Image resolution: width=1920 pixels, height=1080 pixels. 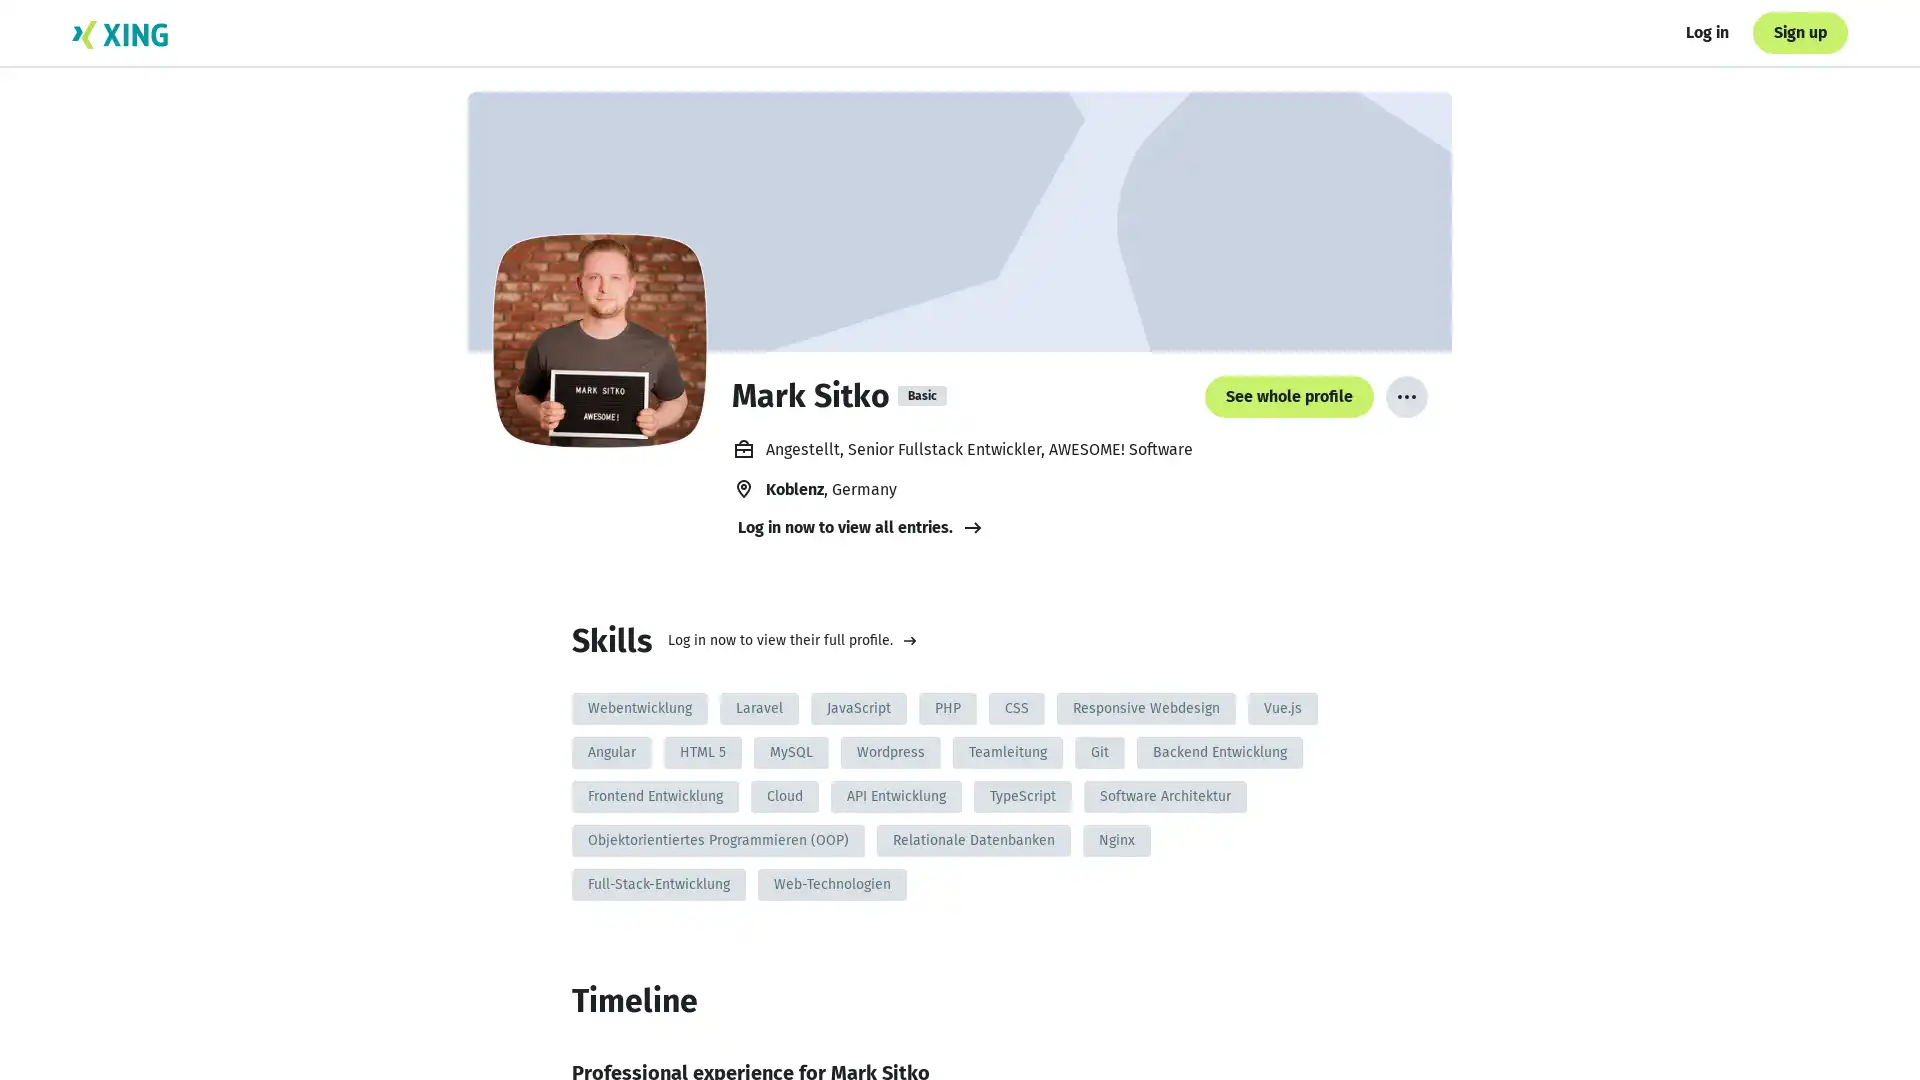 I want to click on See whole profile, so click(x=1366, y=1022).